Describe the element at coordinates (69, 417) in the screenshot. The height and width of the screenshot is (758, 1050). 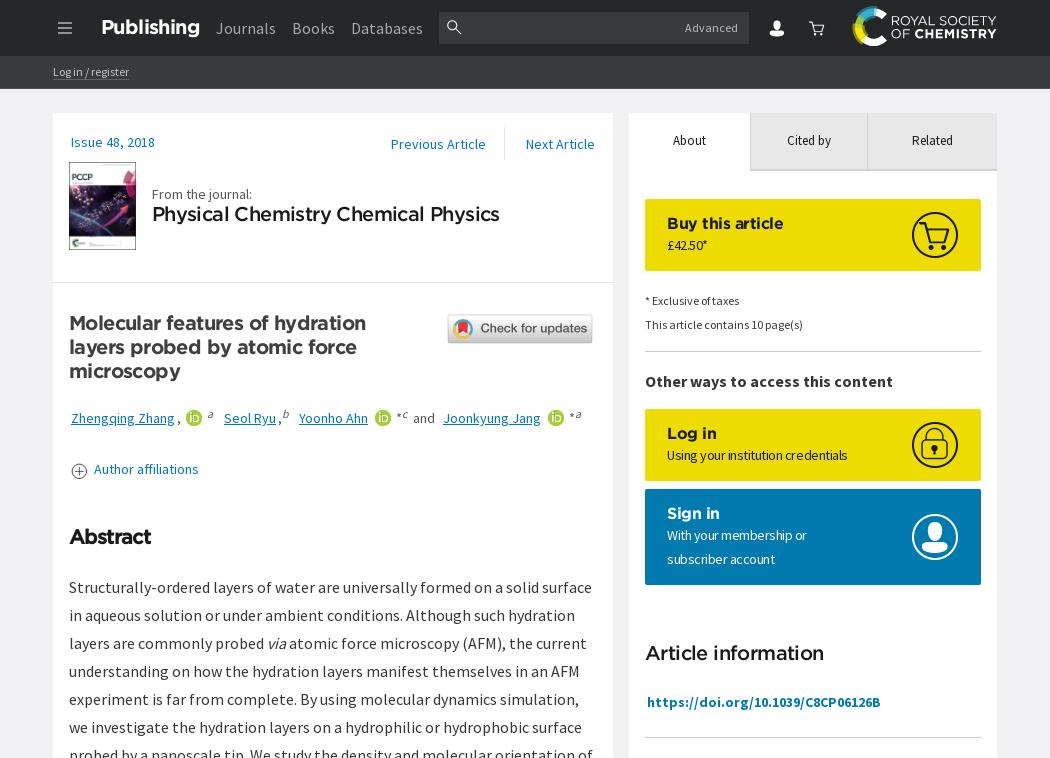
I see `'Zhengqing
Zhang'` at that location.